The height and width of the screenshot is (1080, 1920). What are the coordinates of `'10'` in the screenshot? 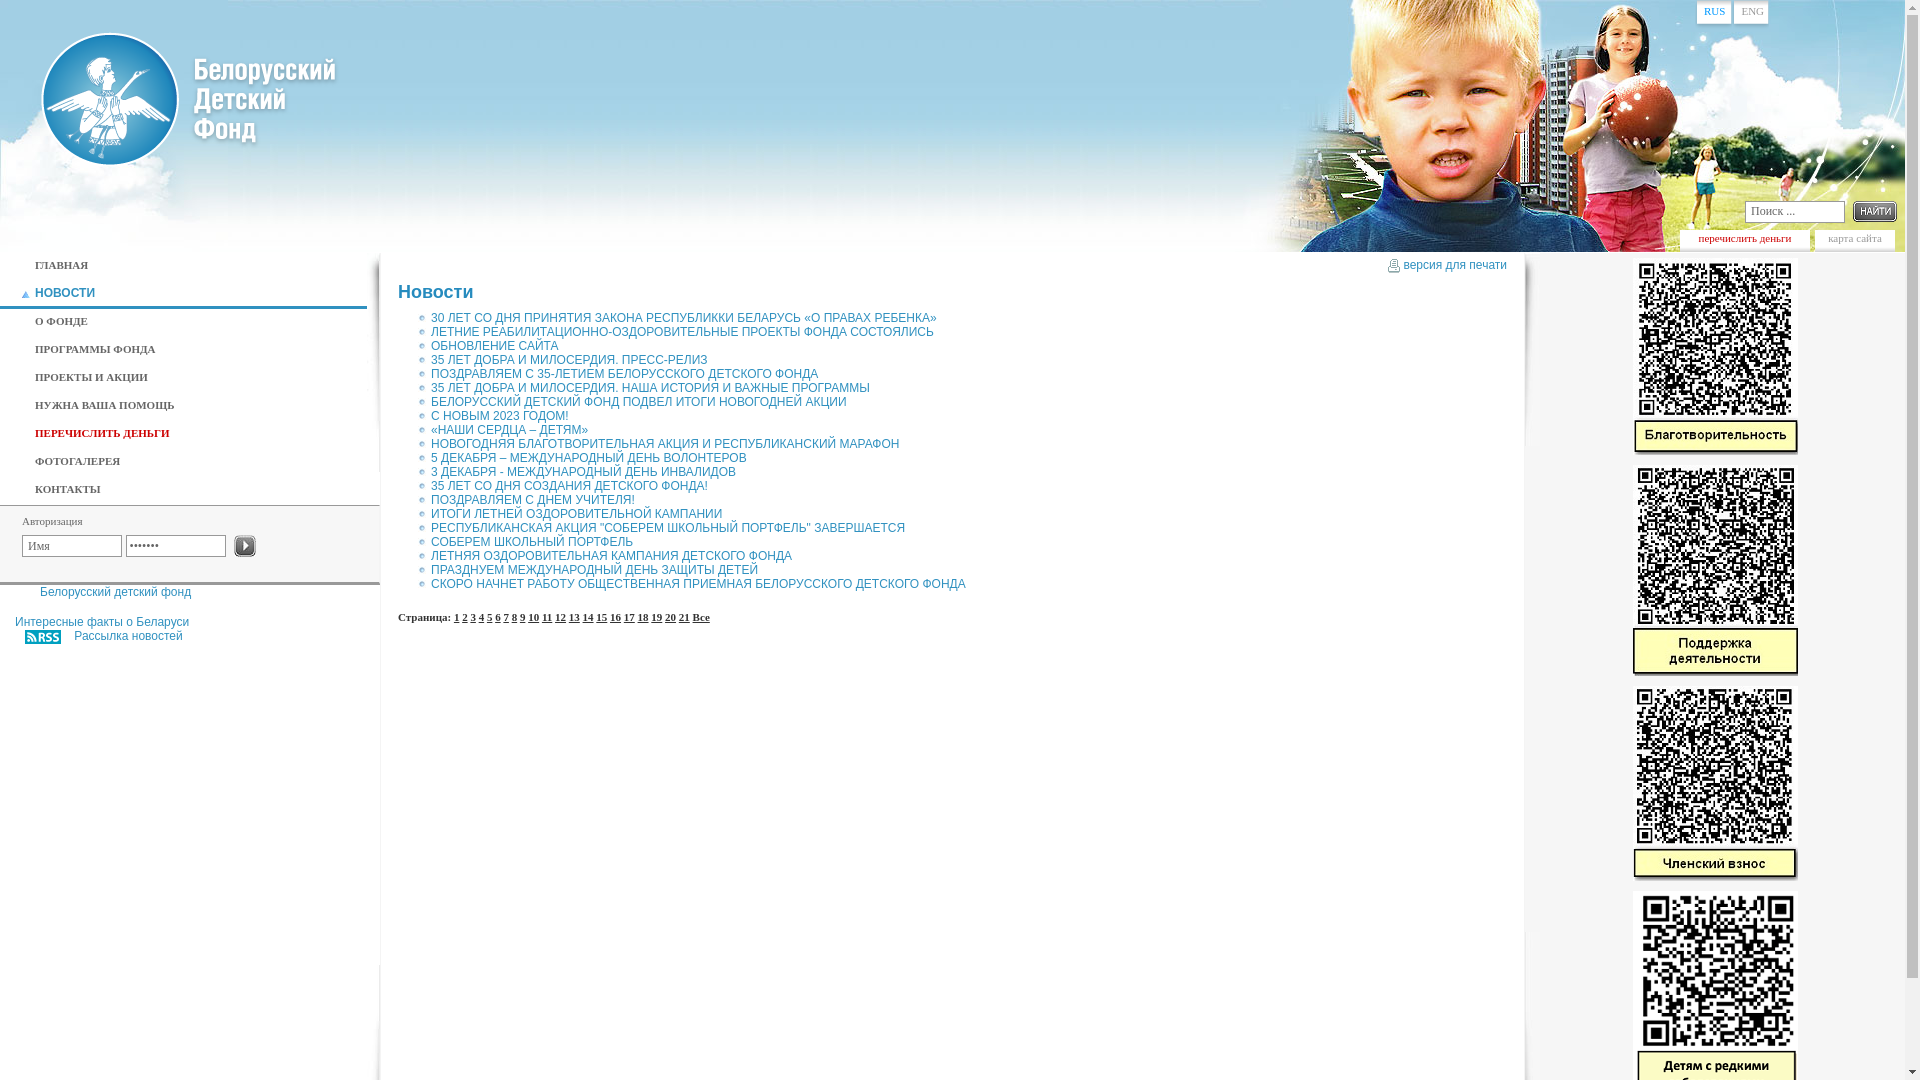 It's located at (533, 611).